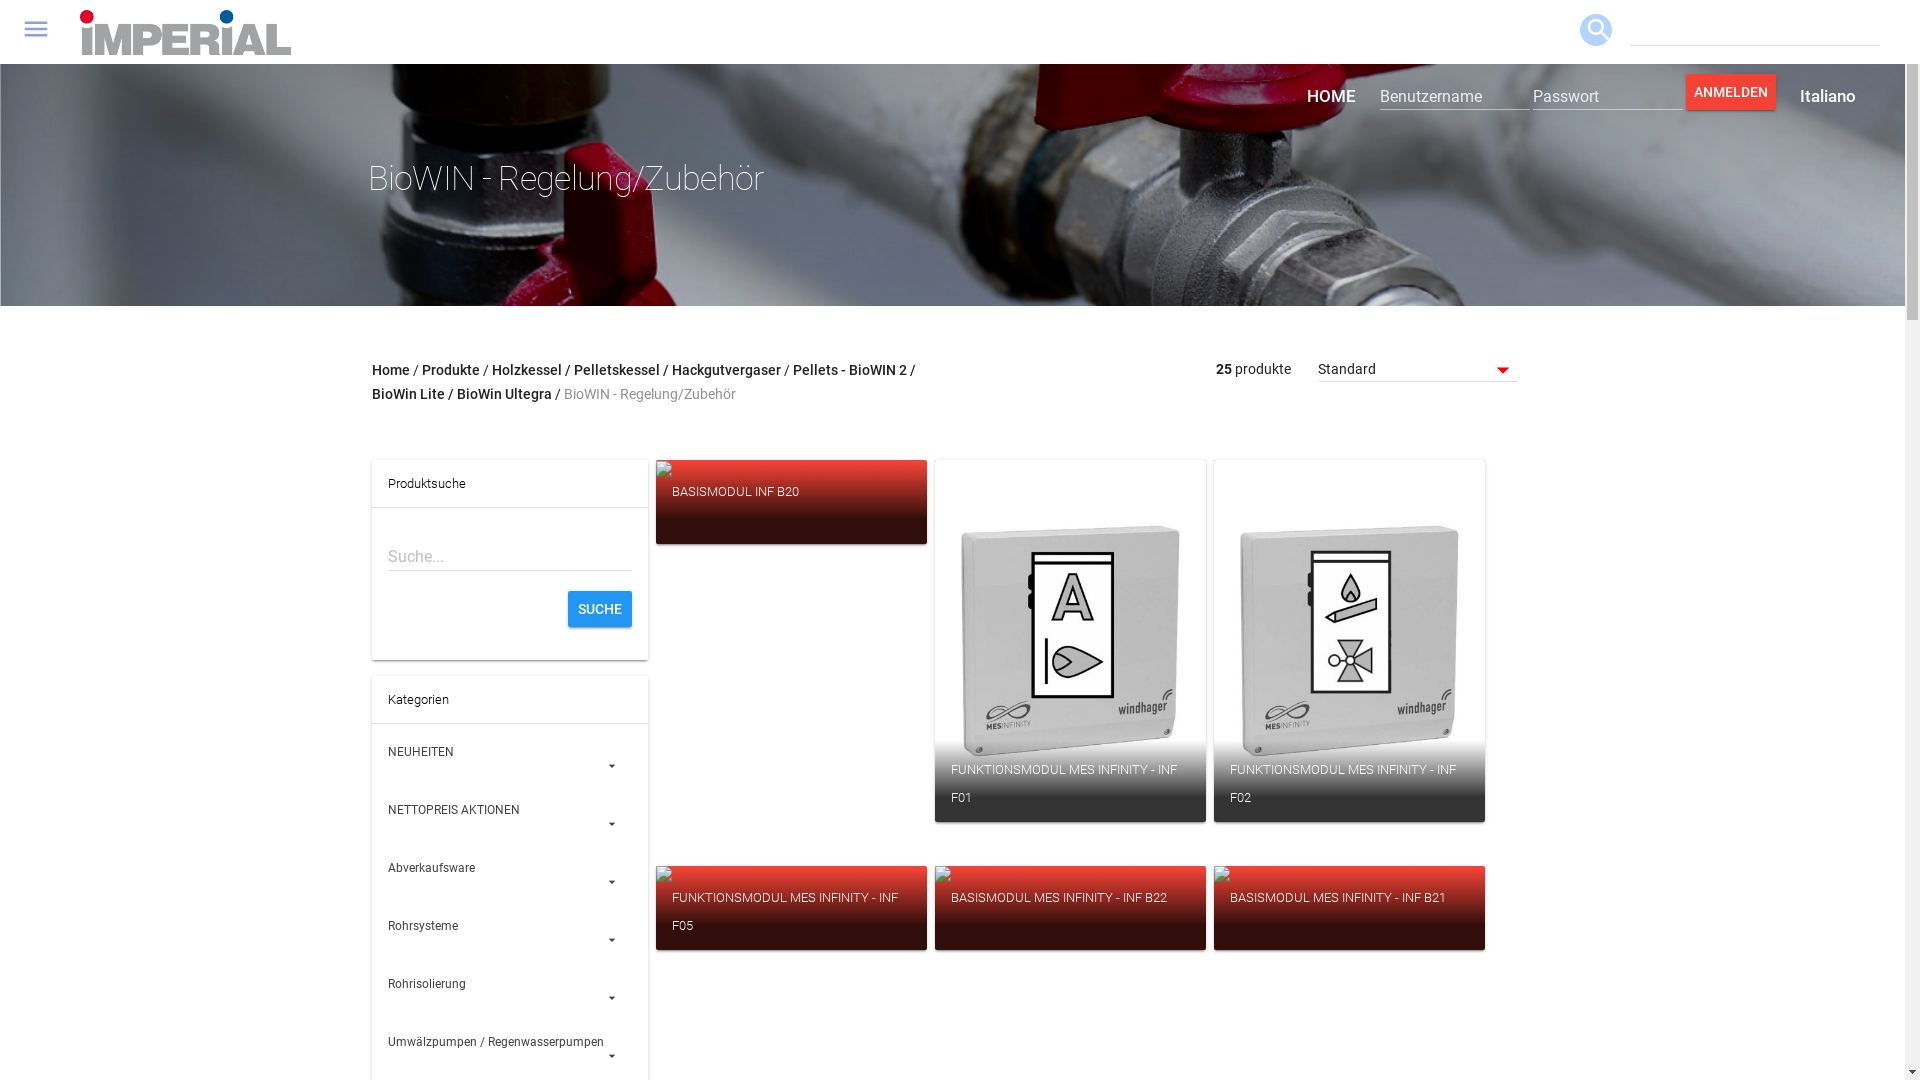  What do you see at coordinates (1331, 96) in the screenshot?
I see `'HOME'` at bounding box center [1331, 96].